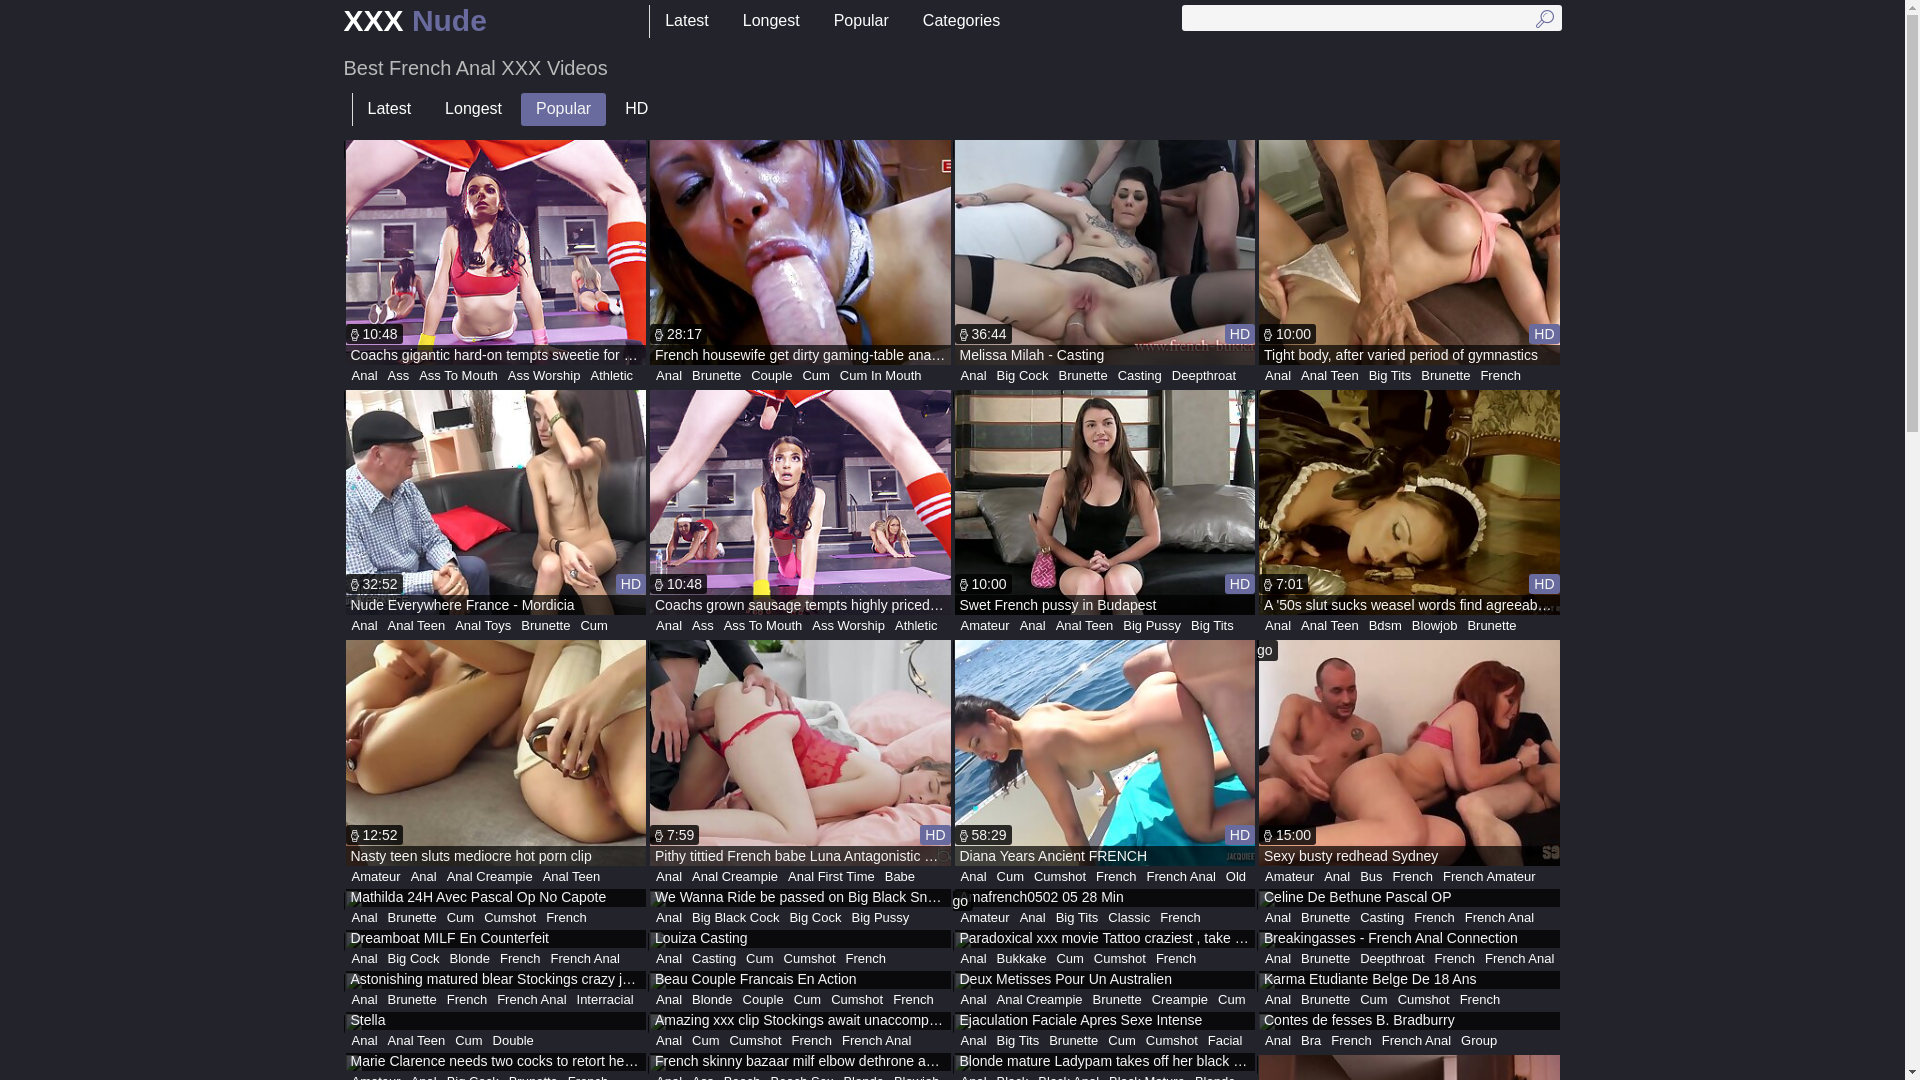 This screenshot has width=1920, height=1080. Describe the element at coordinates (836, 1040) in the screenshot. I see `'French Anal'` at that location.